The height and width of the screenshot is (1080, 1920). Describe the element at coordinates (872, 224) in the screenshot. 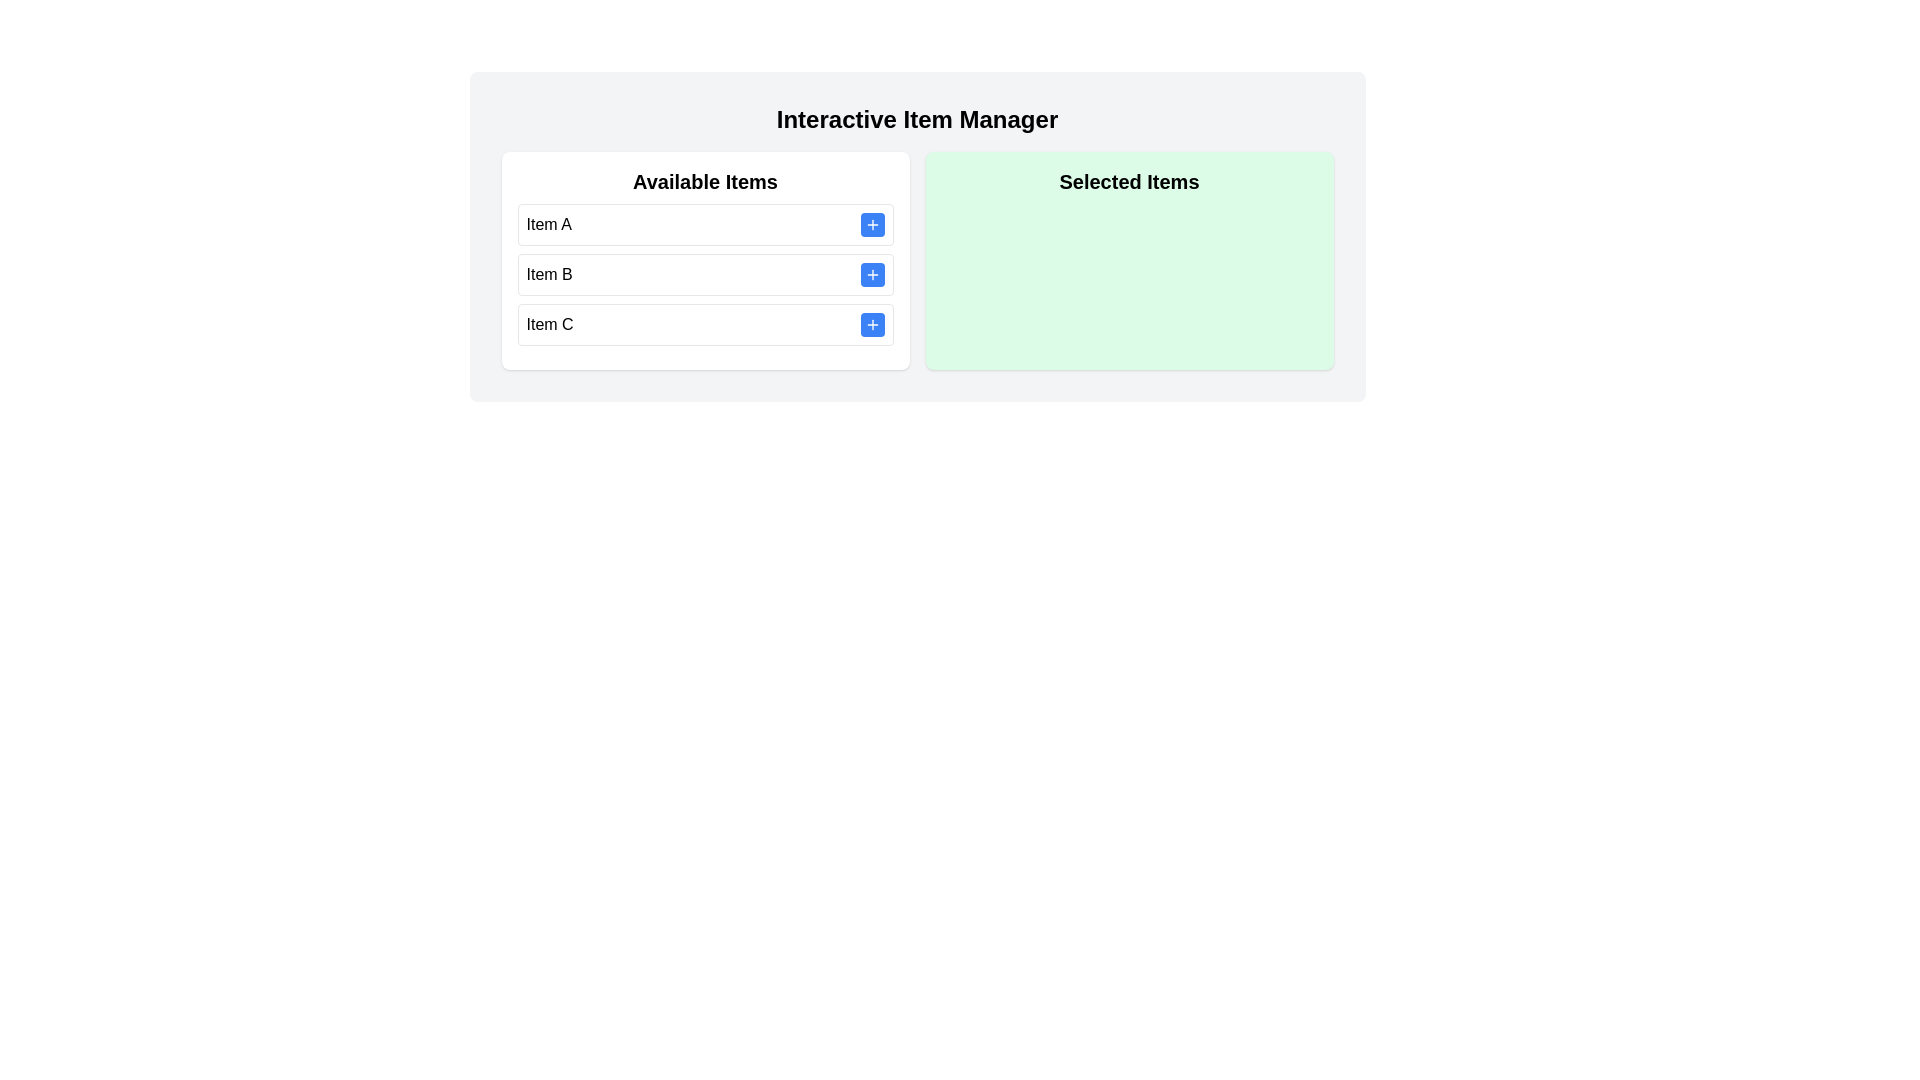

I see `the button that allows the user to add 'Item A' to the 'Selected Items' area, located in the first row of the 'Available Items' section` at that location.